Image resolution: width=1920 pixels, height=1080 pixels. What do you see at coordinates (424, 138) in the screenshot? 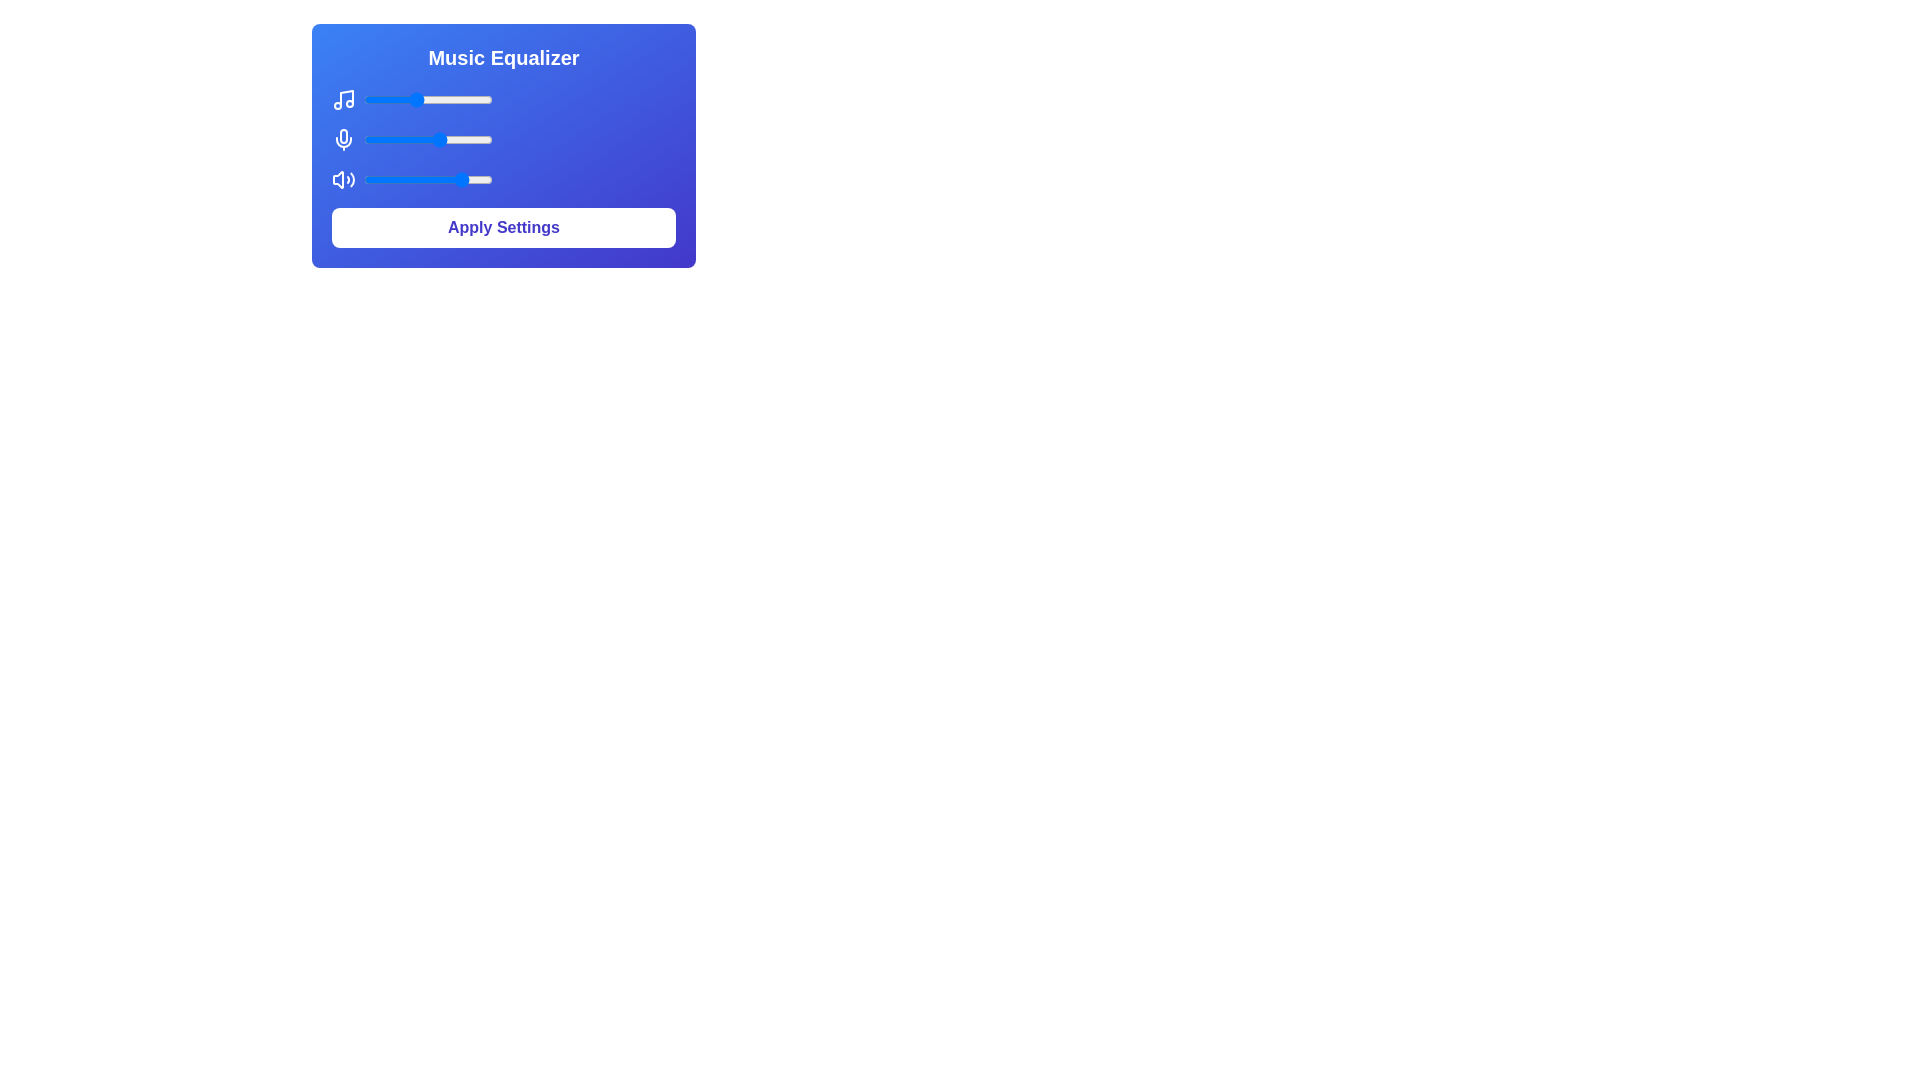
I see `the slider value` at bounding box center [424, 138].